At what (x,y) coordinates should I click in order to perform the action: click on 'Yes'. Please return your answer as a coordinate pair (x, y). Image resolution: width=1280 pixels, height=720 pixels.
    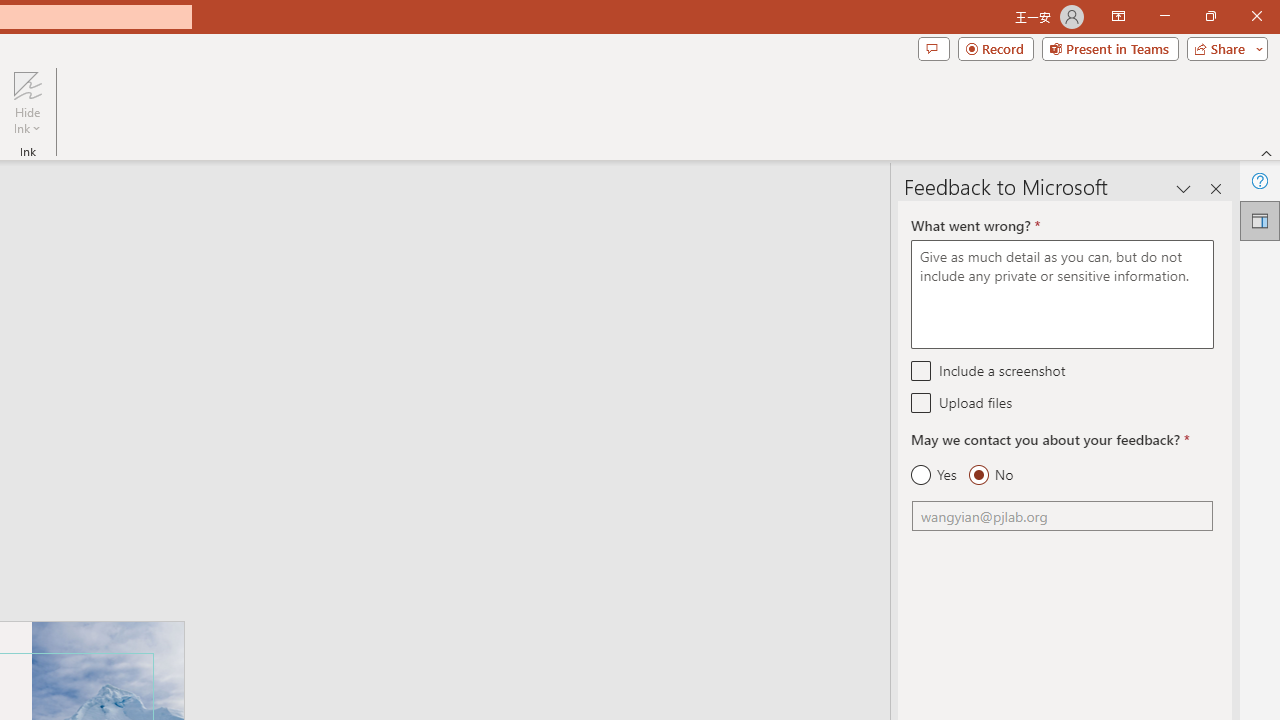
    Looking at the image, I should click on (933, 475).